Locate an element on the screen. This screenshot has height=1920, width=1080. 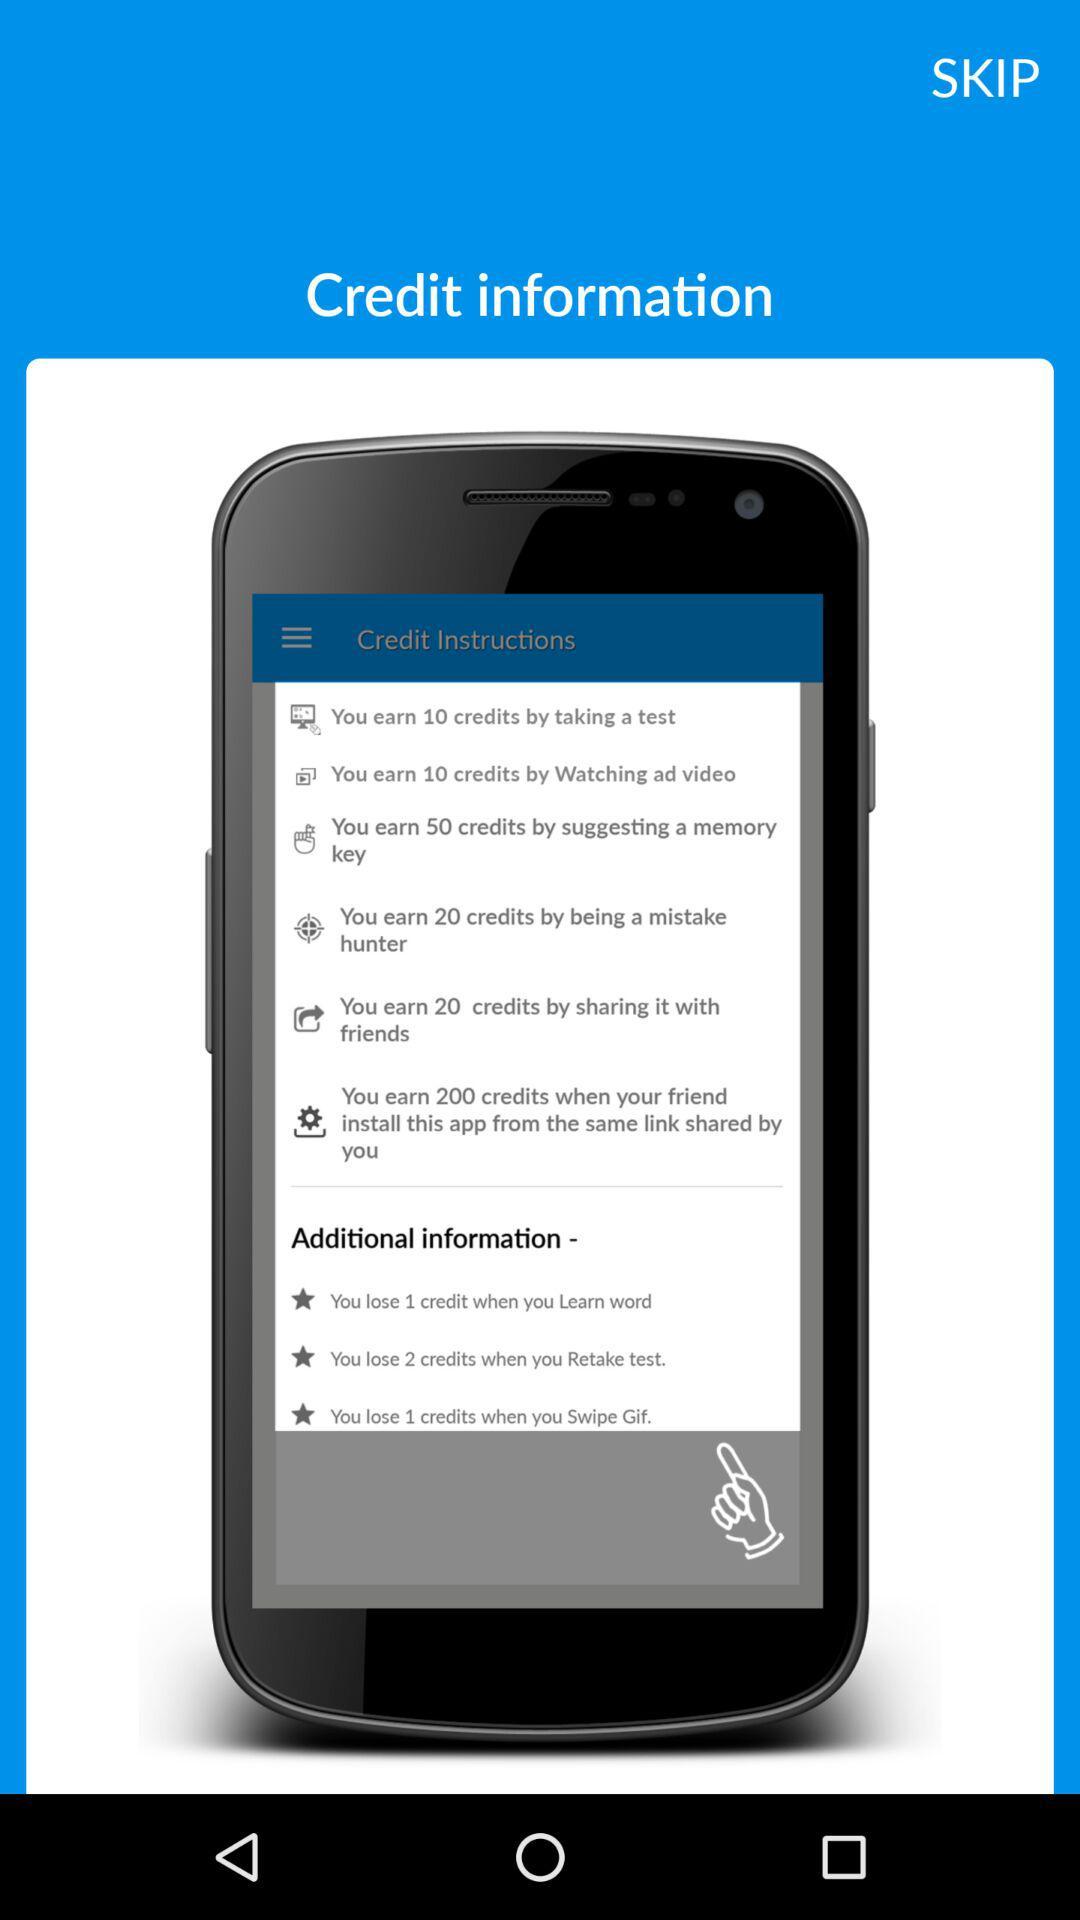
skip is located at coordinates (984, 75).